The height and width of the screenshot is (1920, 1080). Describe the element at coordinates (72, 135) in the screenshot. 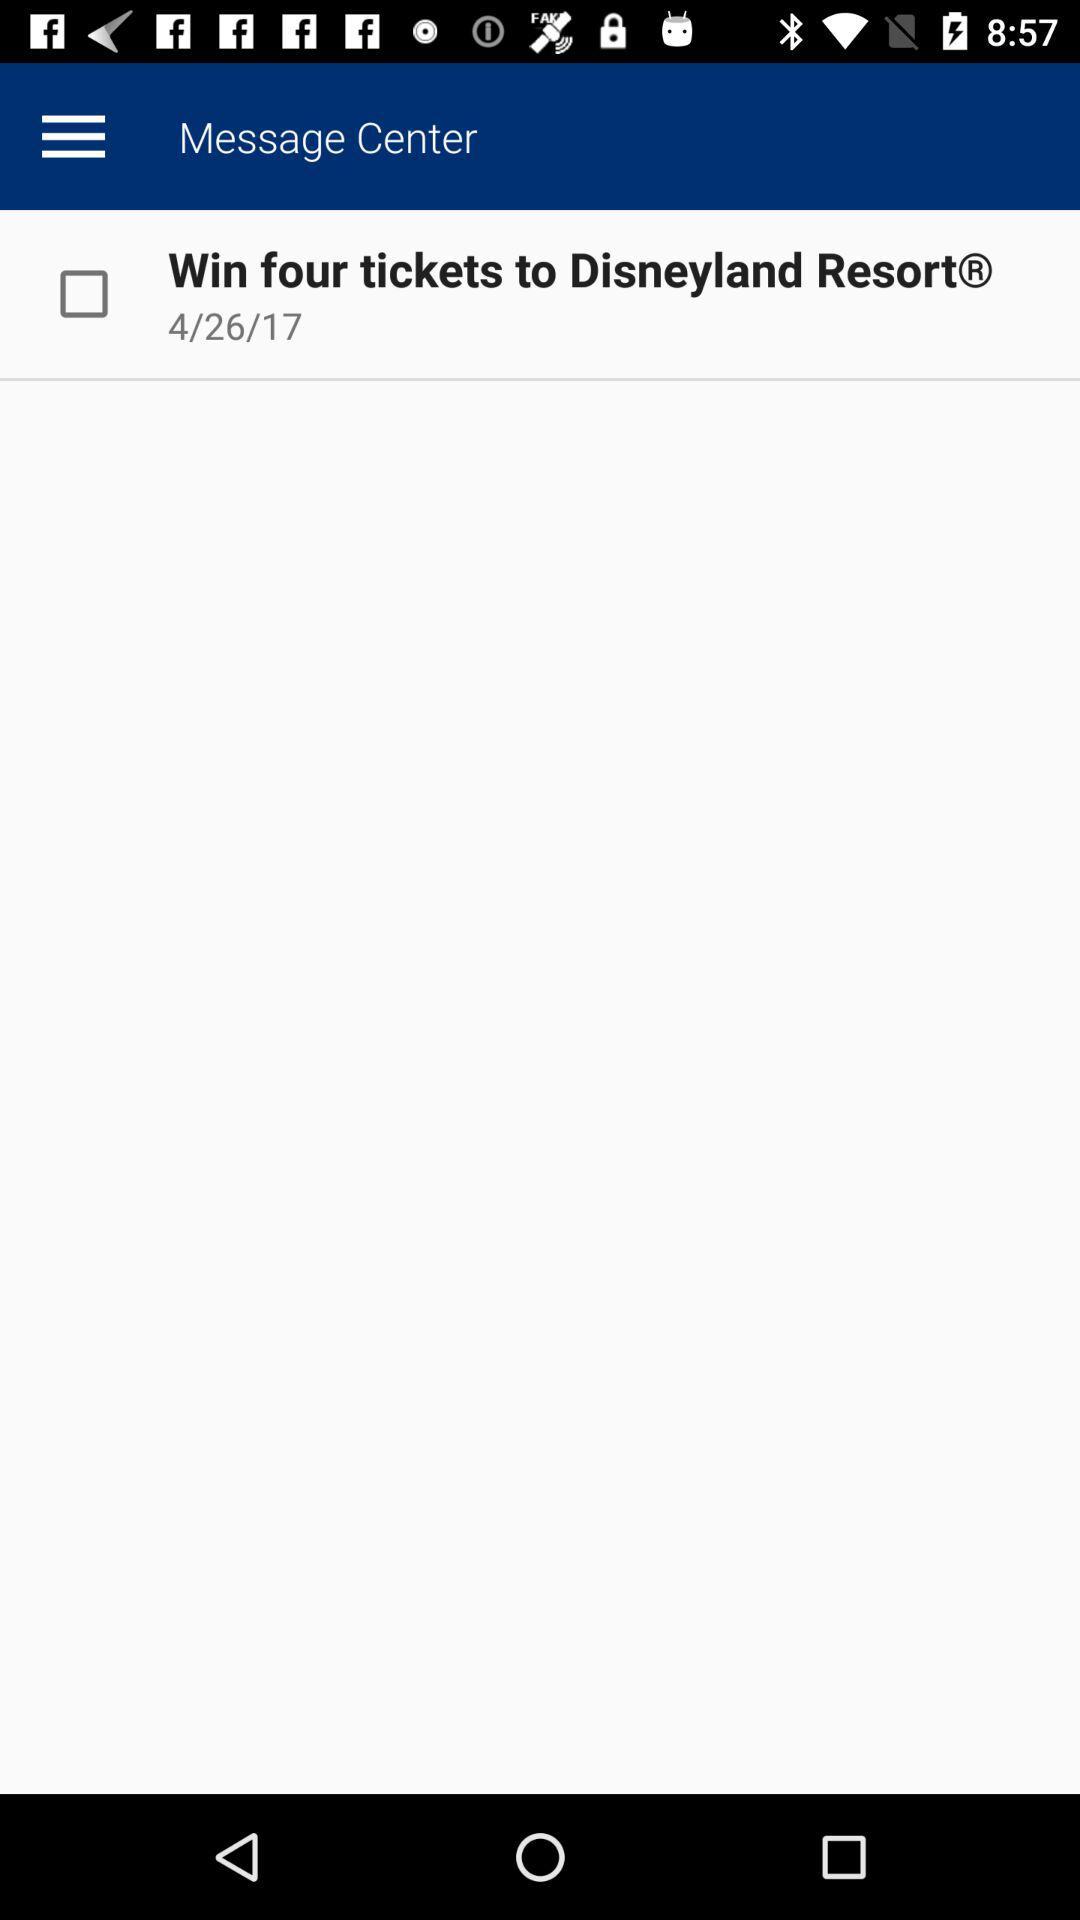

I see `the menu icon` at that location.